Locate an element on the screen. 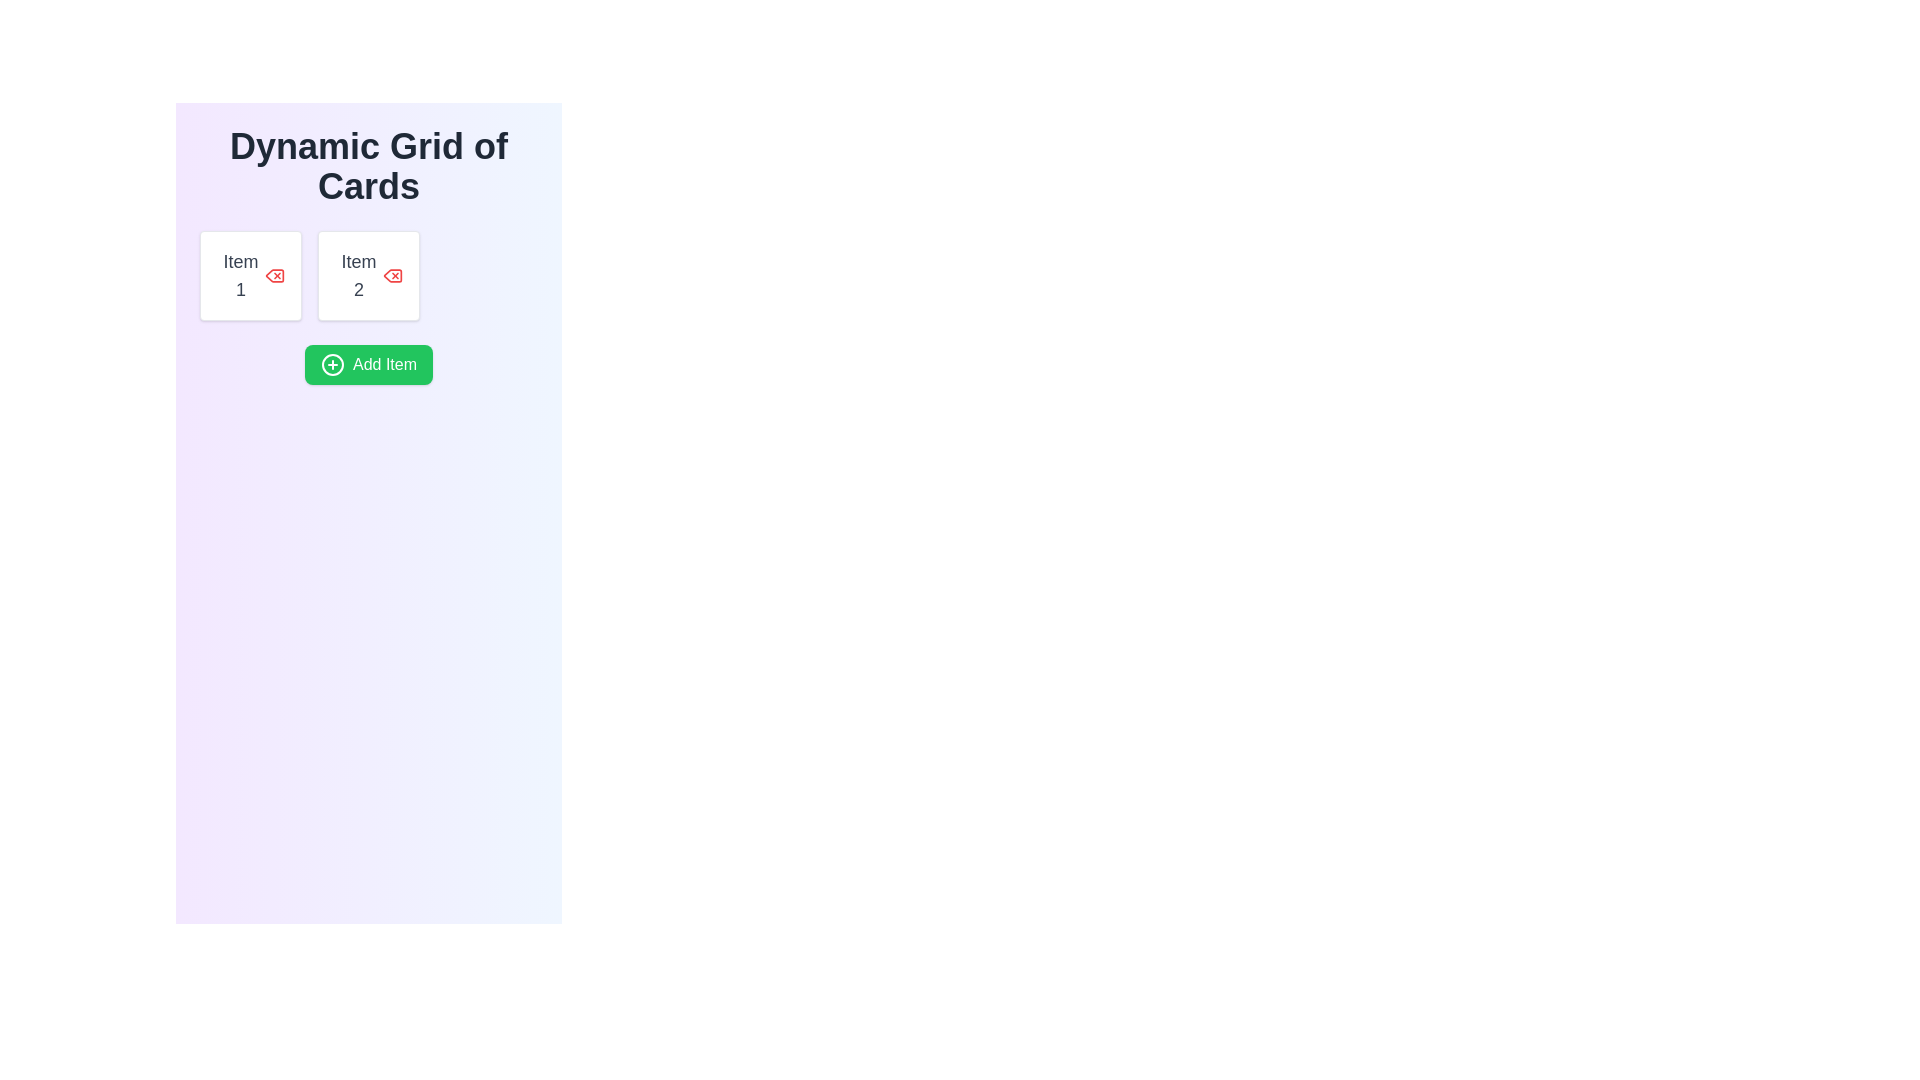 The height and width of the screenshot is (1080, 1920). the red icon associated with the 'Item 2' card in the grid layout is located at coordinates (369, 276).